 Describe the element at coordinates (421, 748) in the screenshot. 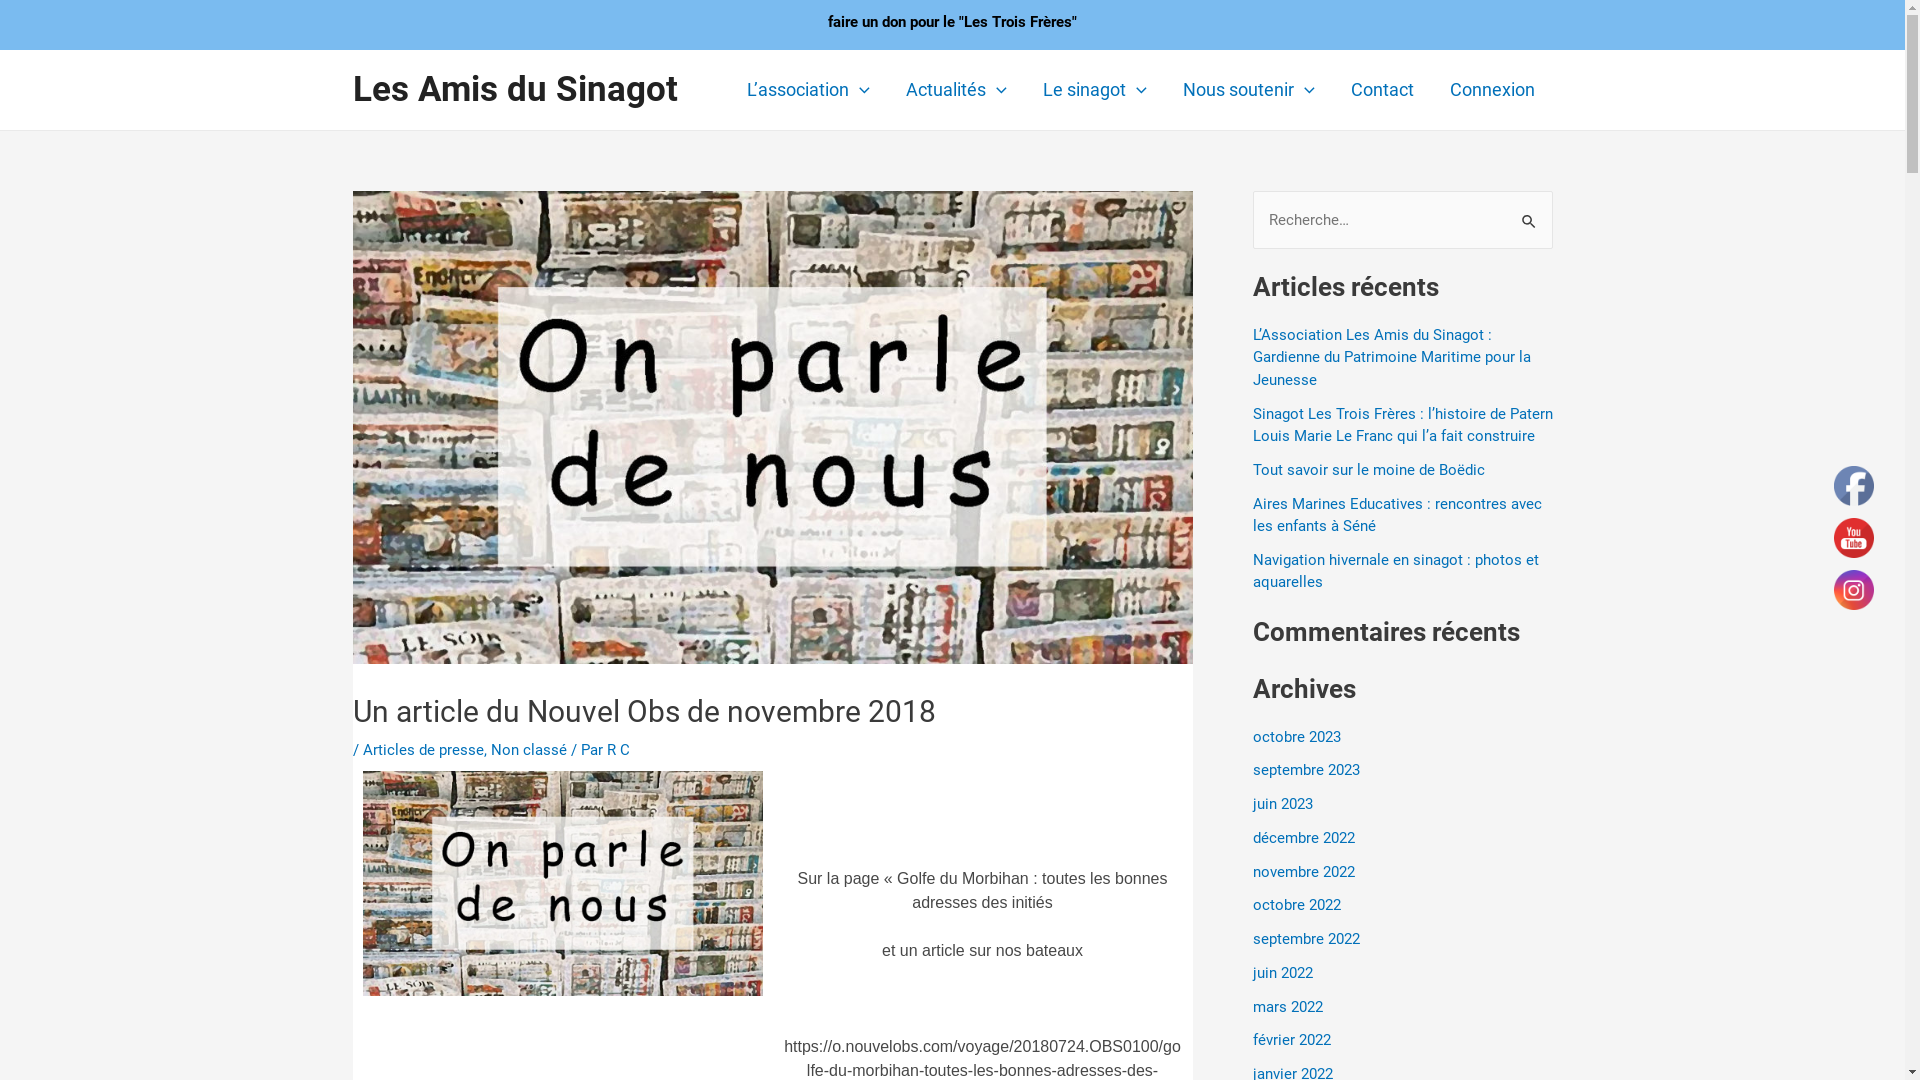

I see `'Articles de presse'` at that location.